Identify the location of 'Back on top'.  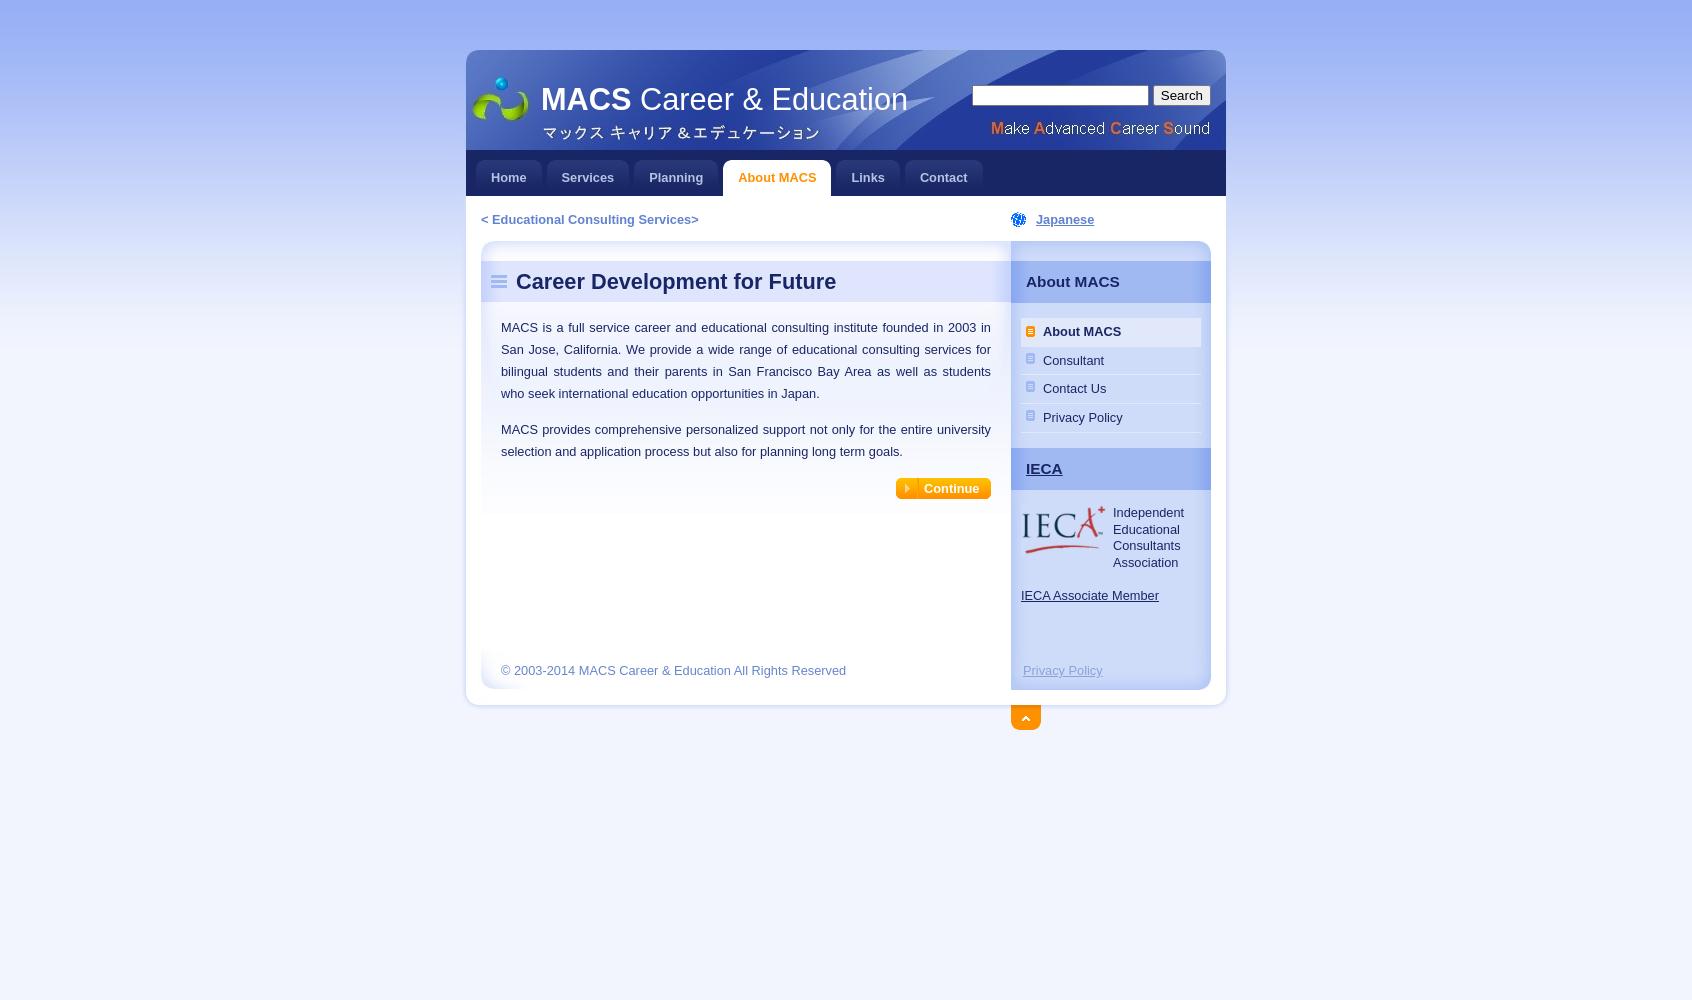
(1024, 735).